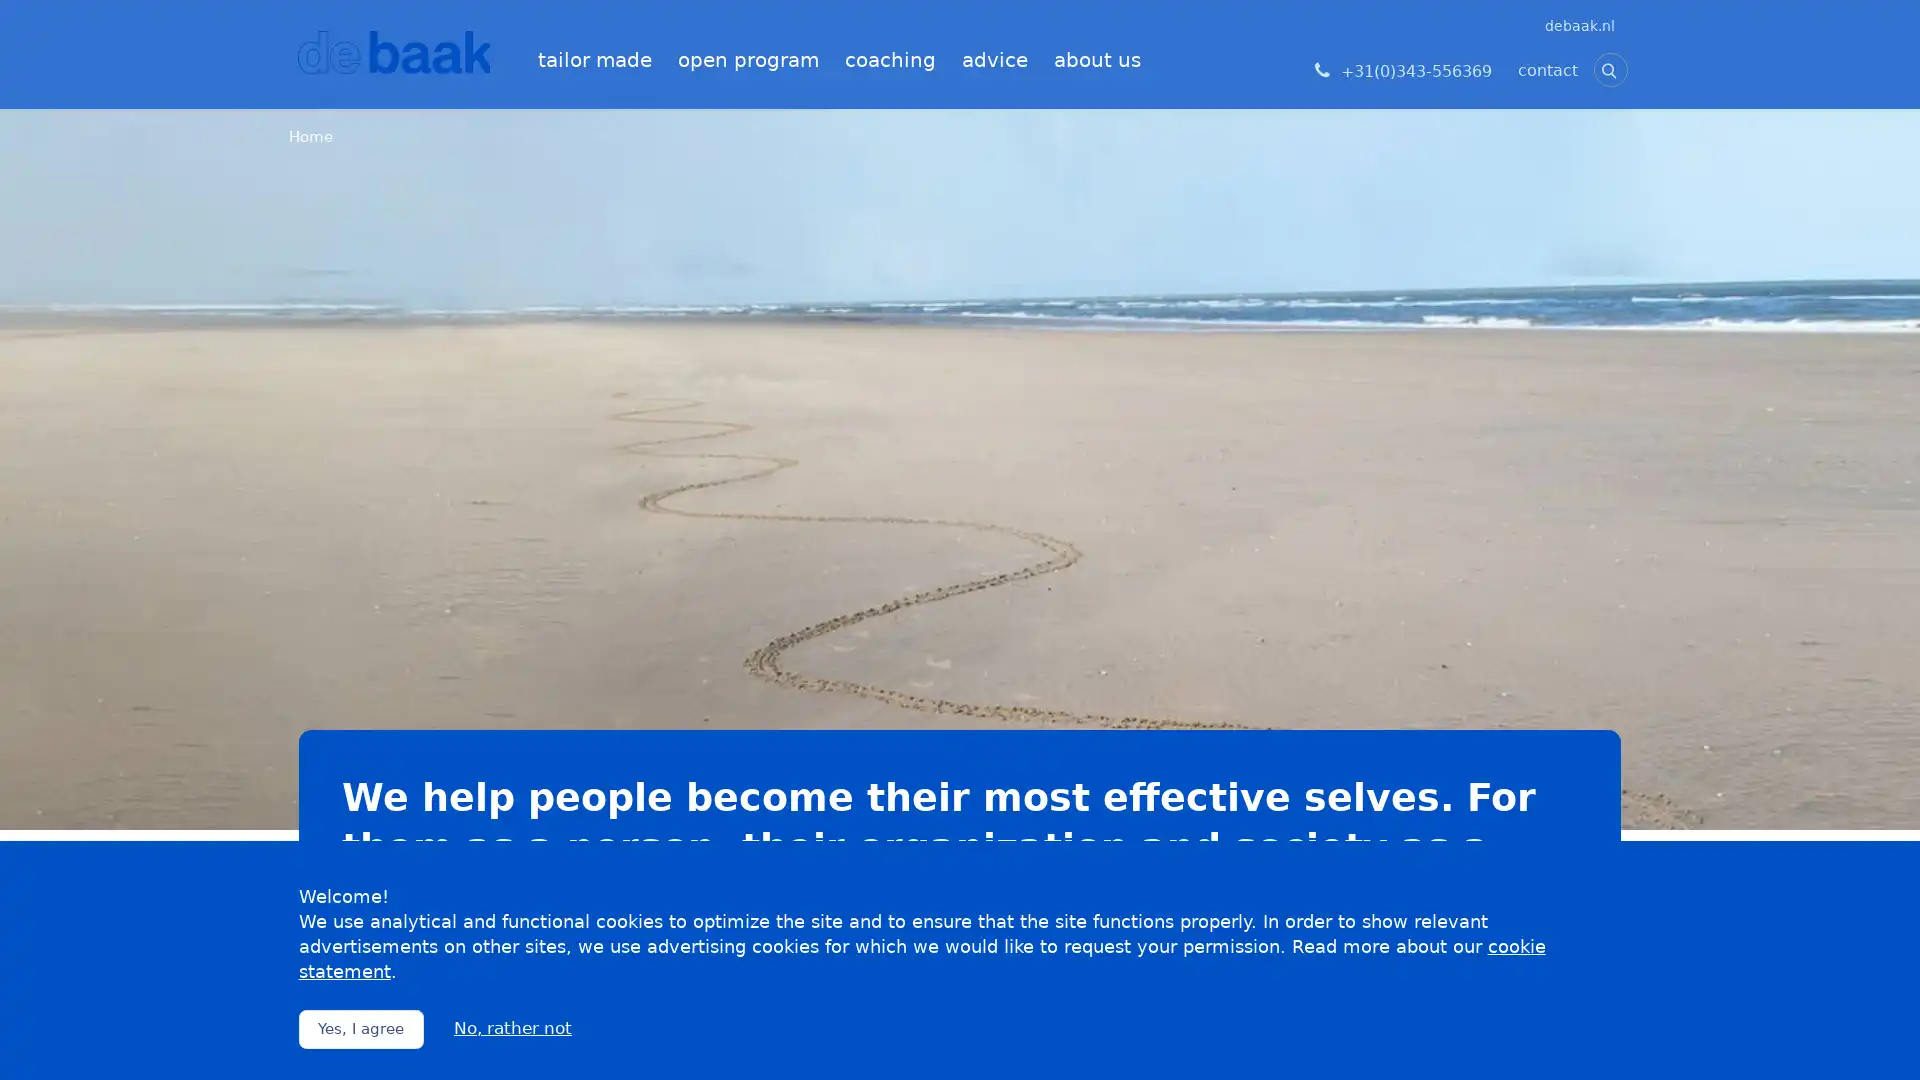  I want to click on Zoeken, so click(1624, 104).